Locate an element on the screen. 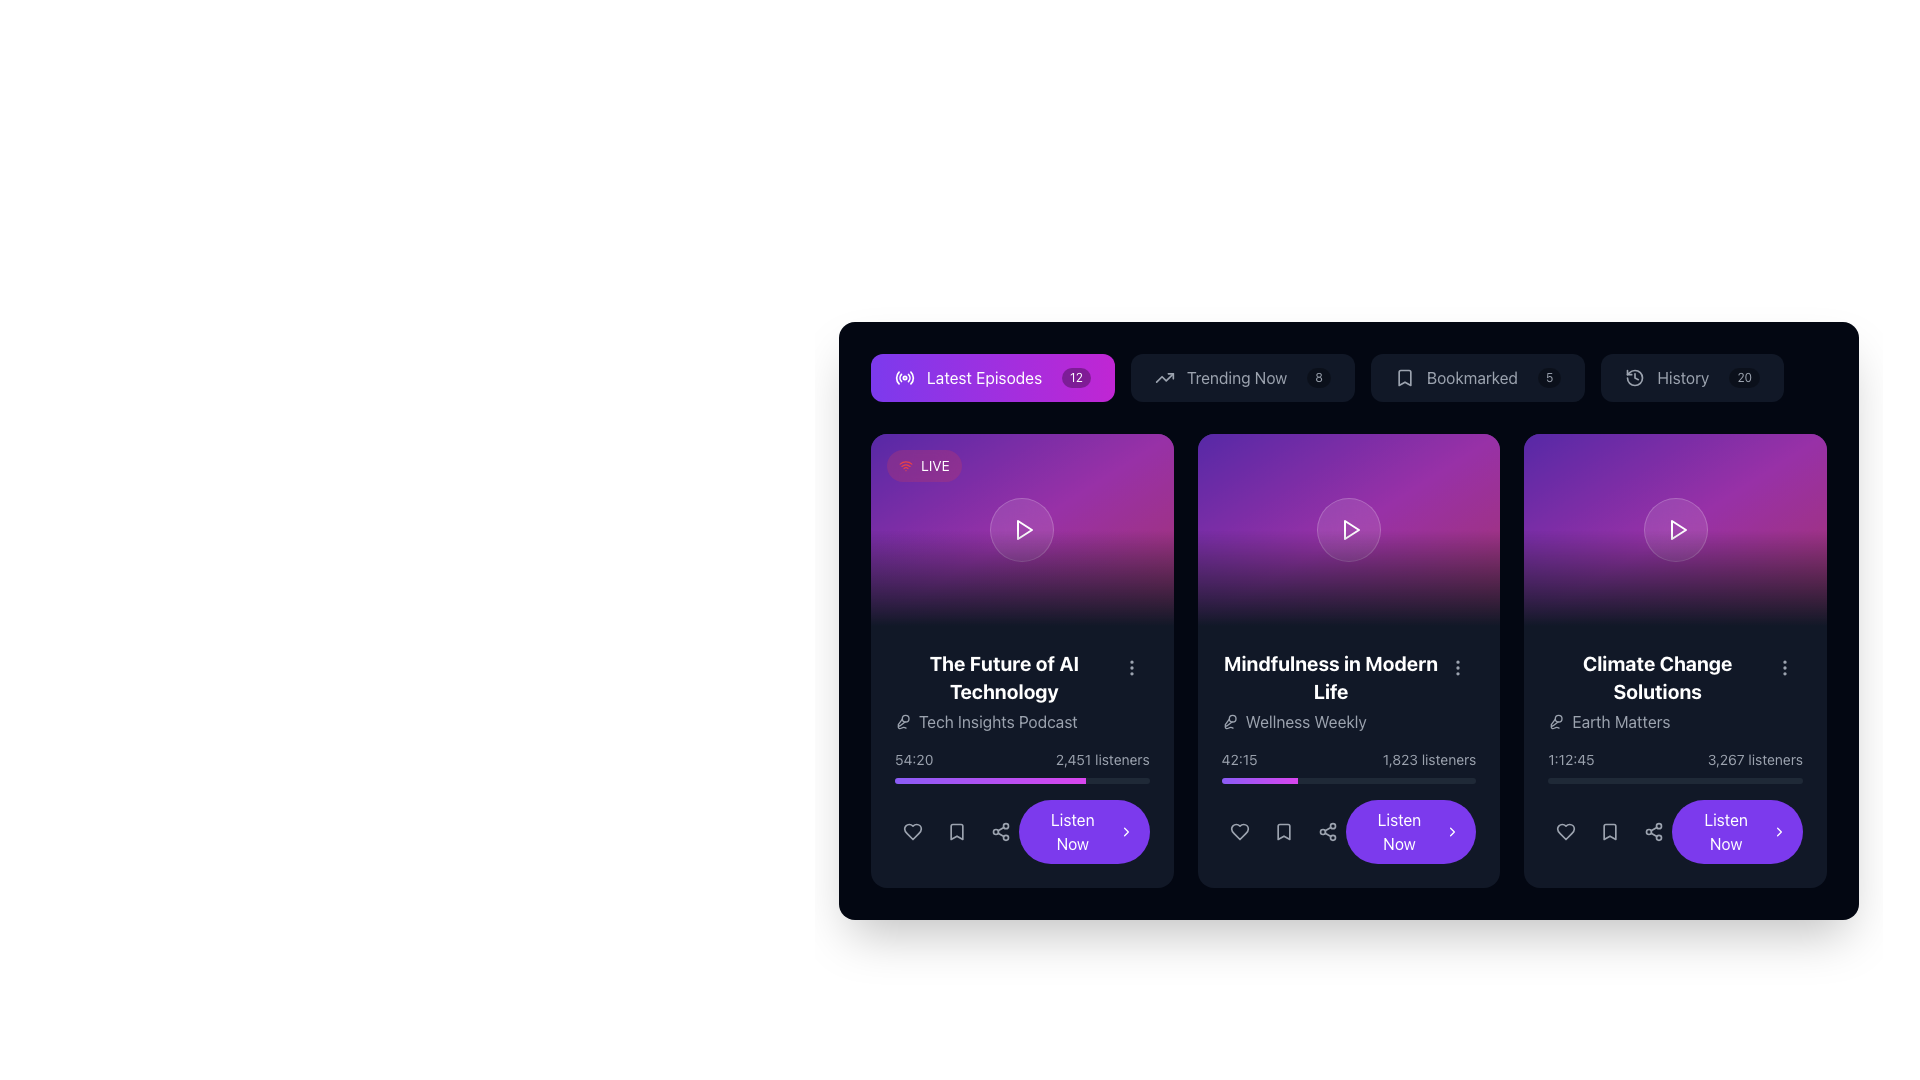  the Indicator Badge displaying the number '20', which is located at the far right end of the 'History' button in the navigation menu is located at coordinates (1743, 378).